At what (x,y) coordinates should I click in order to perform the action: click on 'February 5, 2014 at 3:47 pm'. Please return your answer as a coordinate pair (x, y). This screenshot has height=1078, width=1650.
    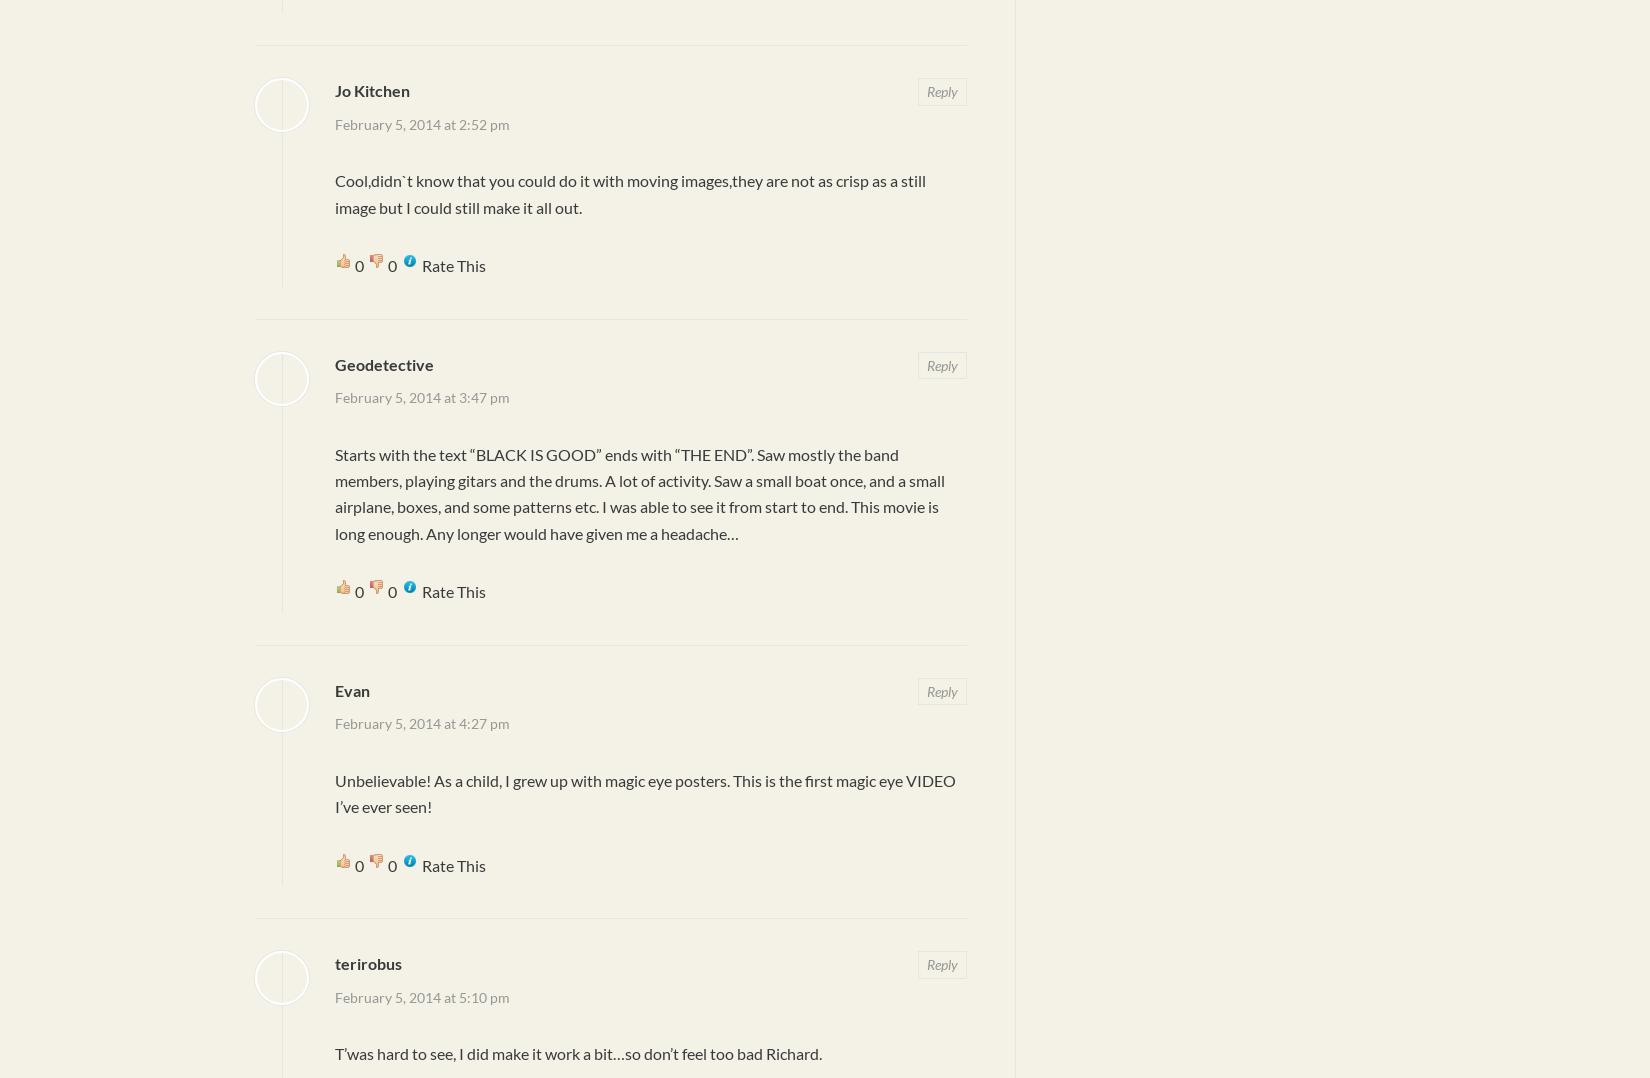
    Looking at the image, I should click on (421, 396).